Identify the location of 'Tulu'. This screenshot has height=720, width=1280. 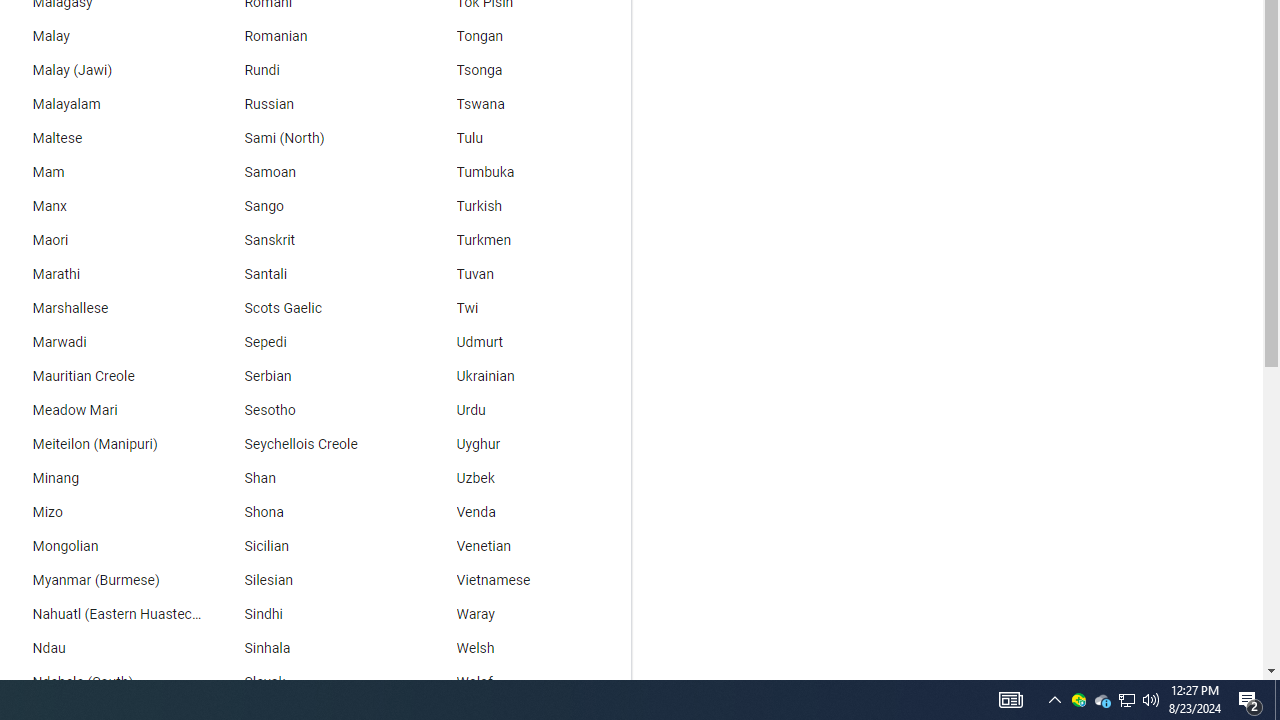
(525, 137).